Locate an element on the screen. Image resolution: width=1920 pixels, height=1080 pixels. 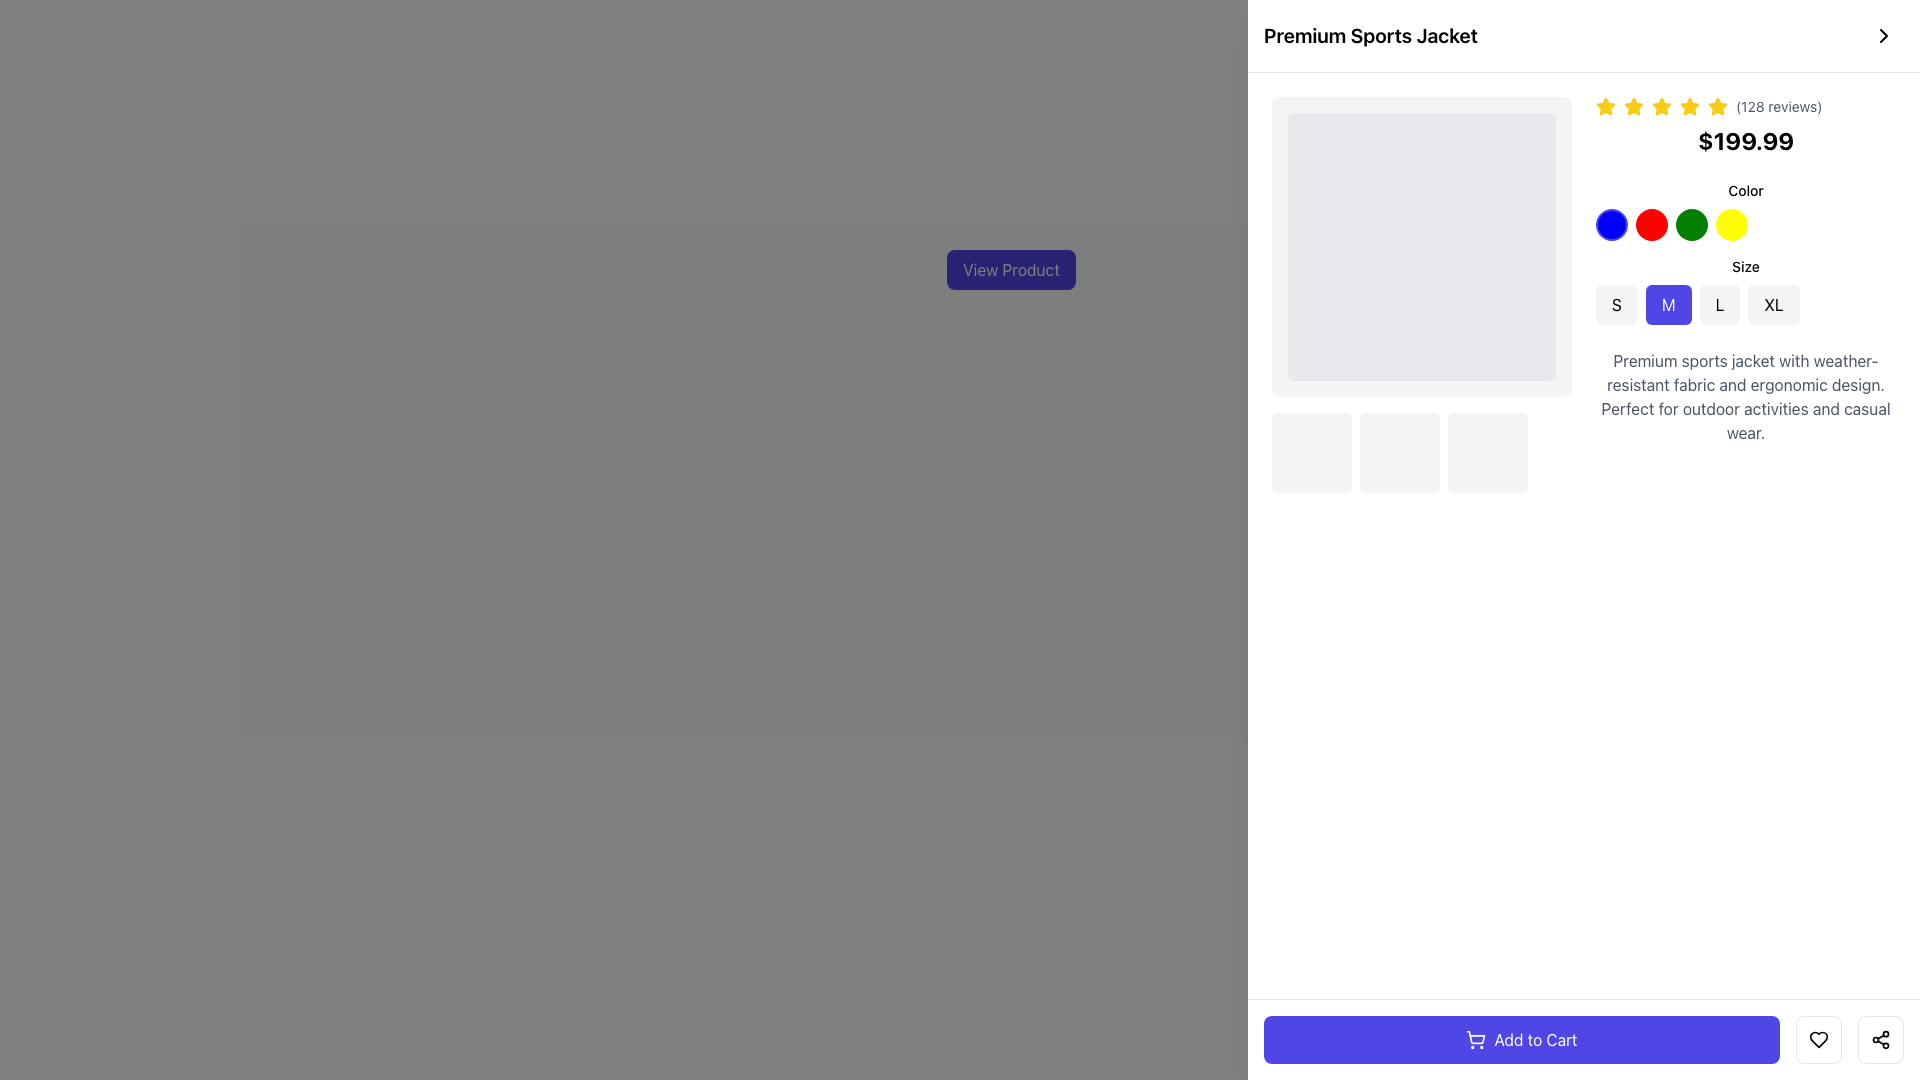
the highlighted yellow circular button, which is the fourth button in the horizontal arrangement under the 'Color' heading is located at coordinates (1745, 224).